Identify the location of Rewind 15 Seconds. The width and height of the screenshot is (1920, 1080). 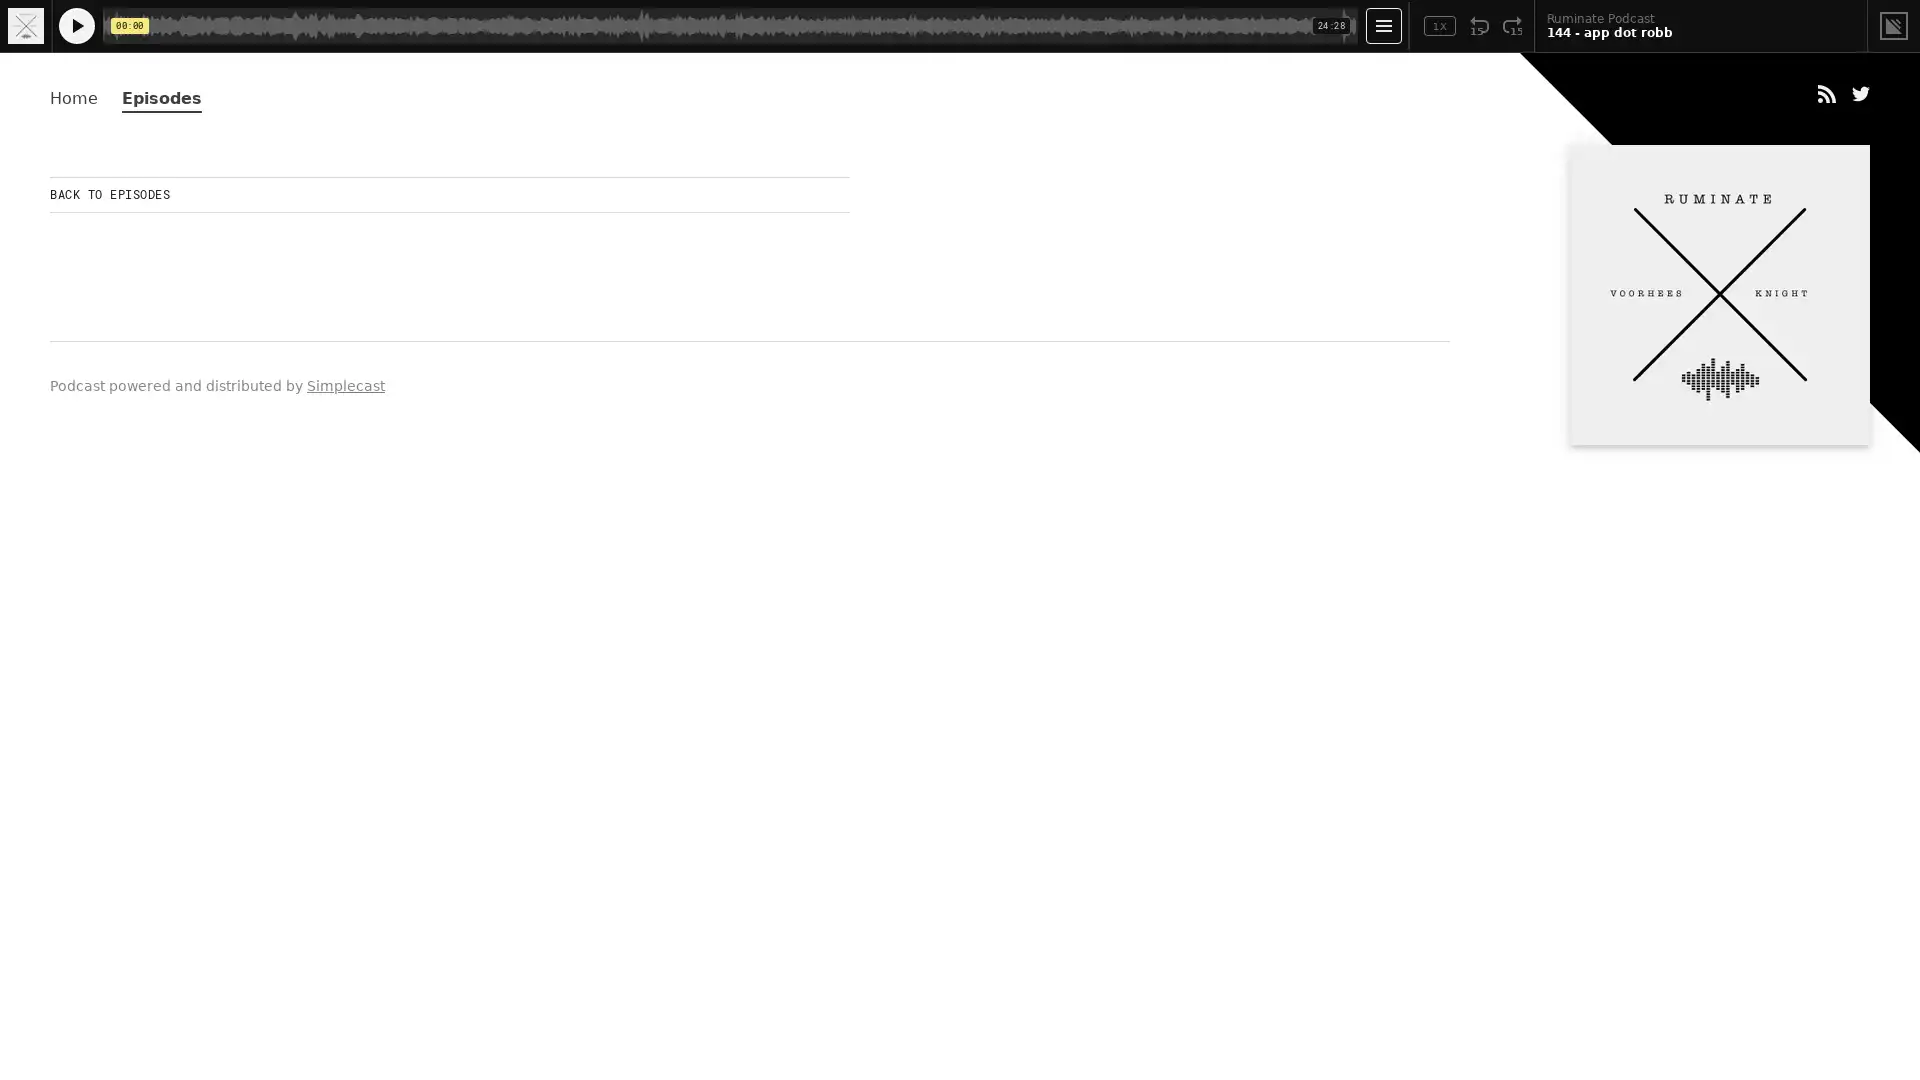
(1479, 26).